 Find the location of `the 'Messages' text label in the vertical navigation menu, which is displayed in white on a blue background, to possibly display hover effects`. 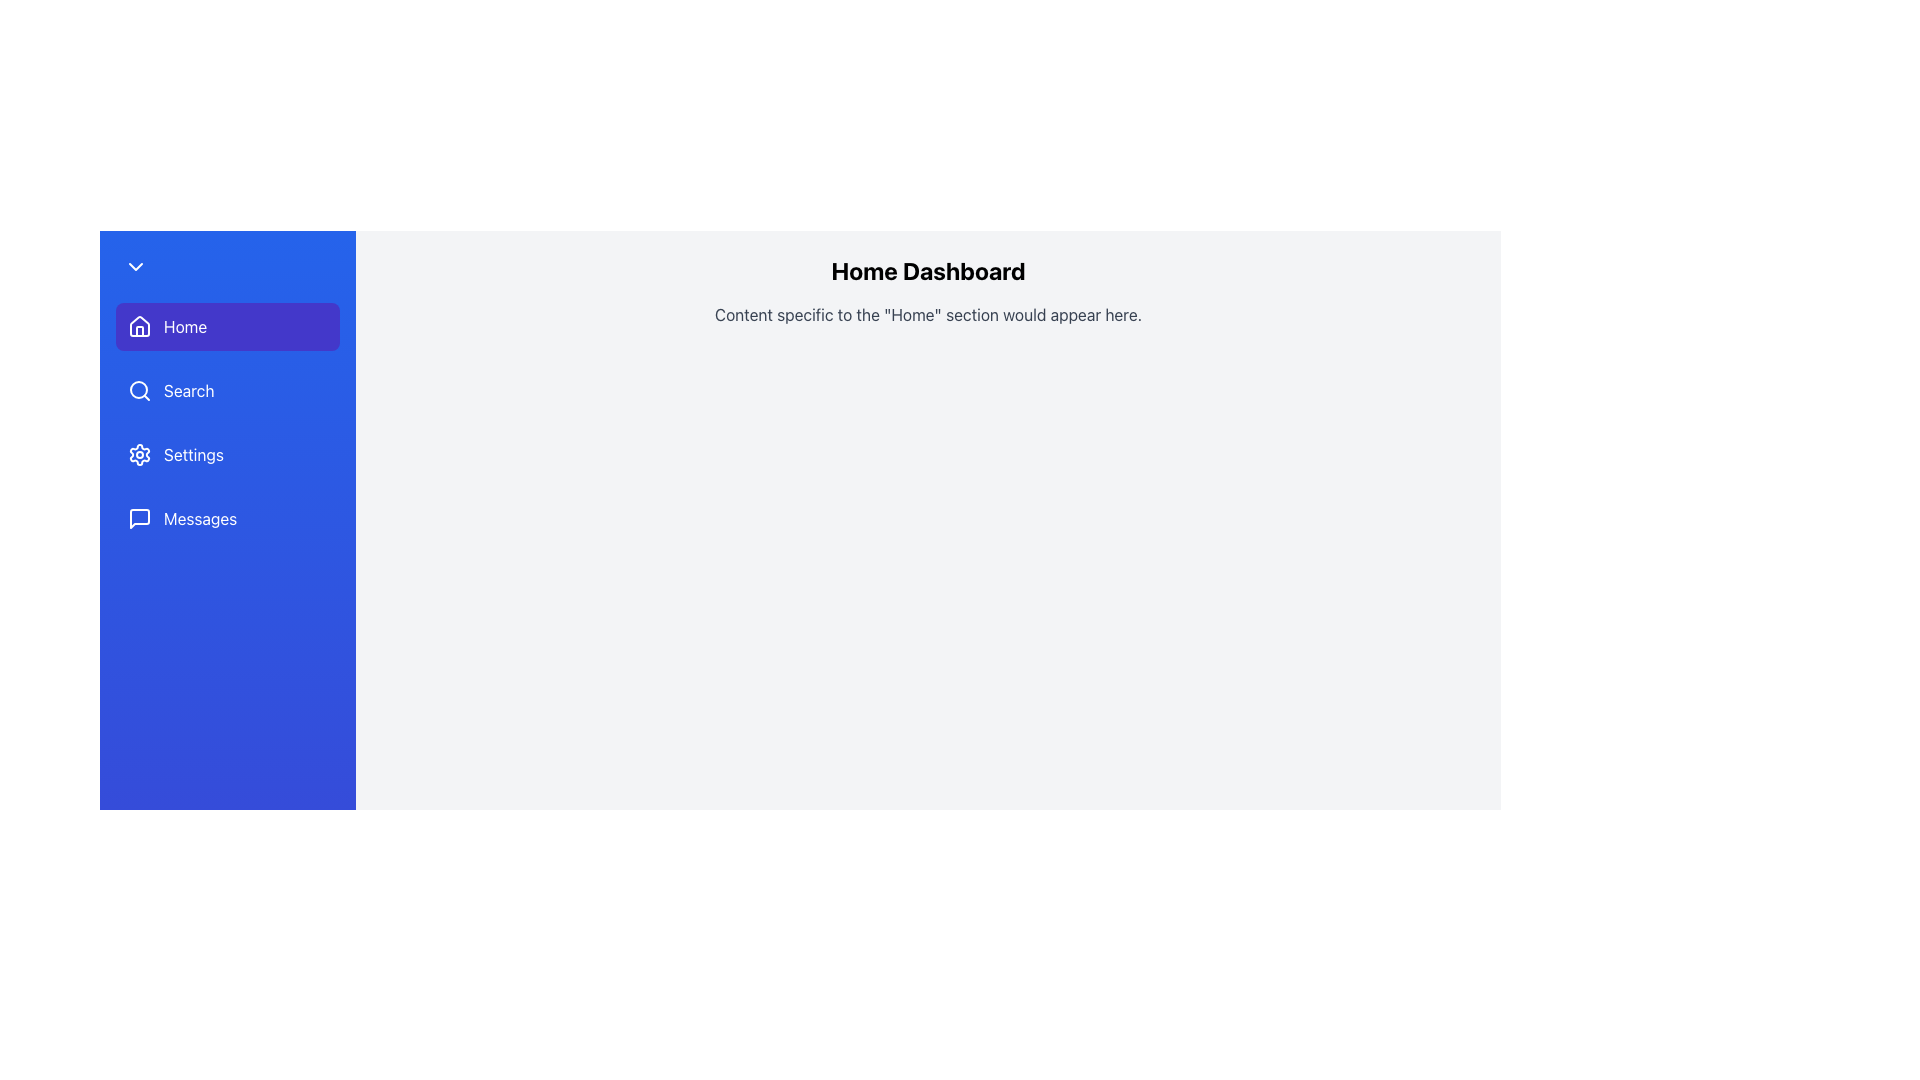

the 'Messages' text label in the vertical navigation menu, which is displayed in white on a blue background, to possibly display hover effects is located at coordinates (200, 518).